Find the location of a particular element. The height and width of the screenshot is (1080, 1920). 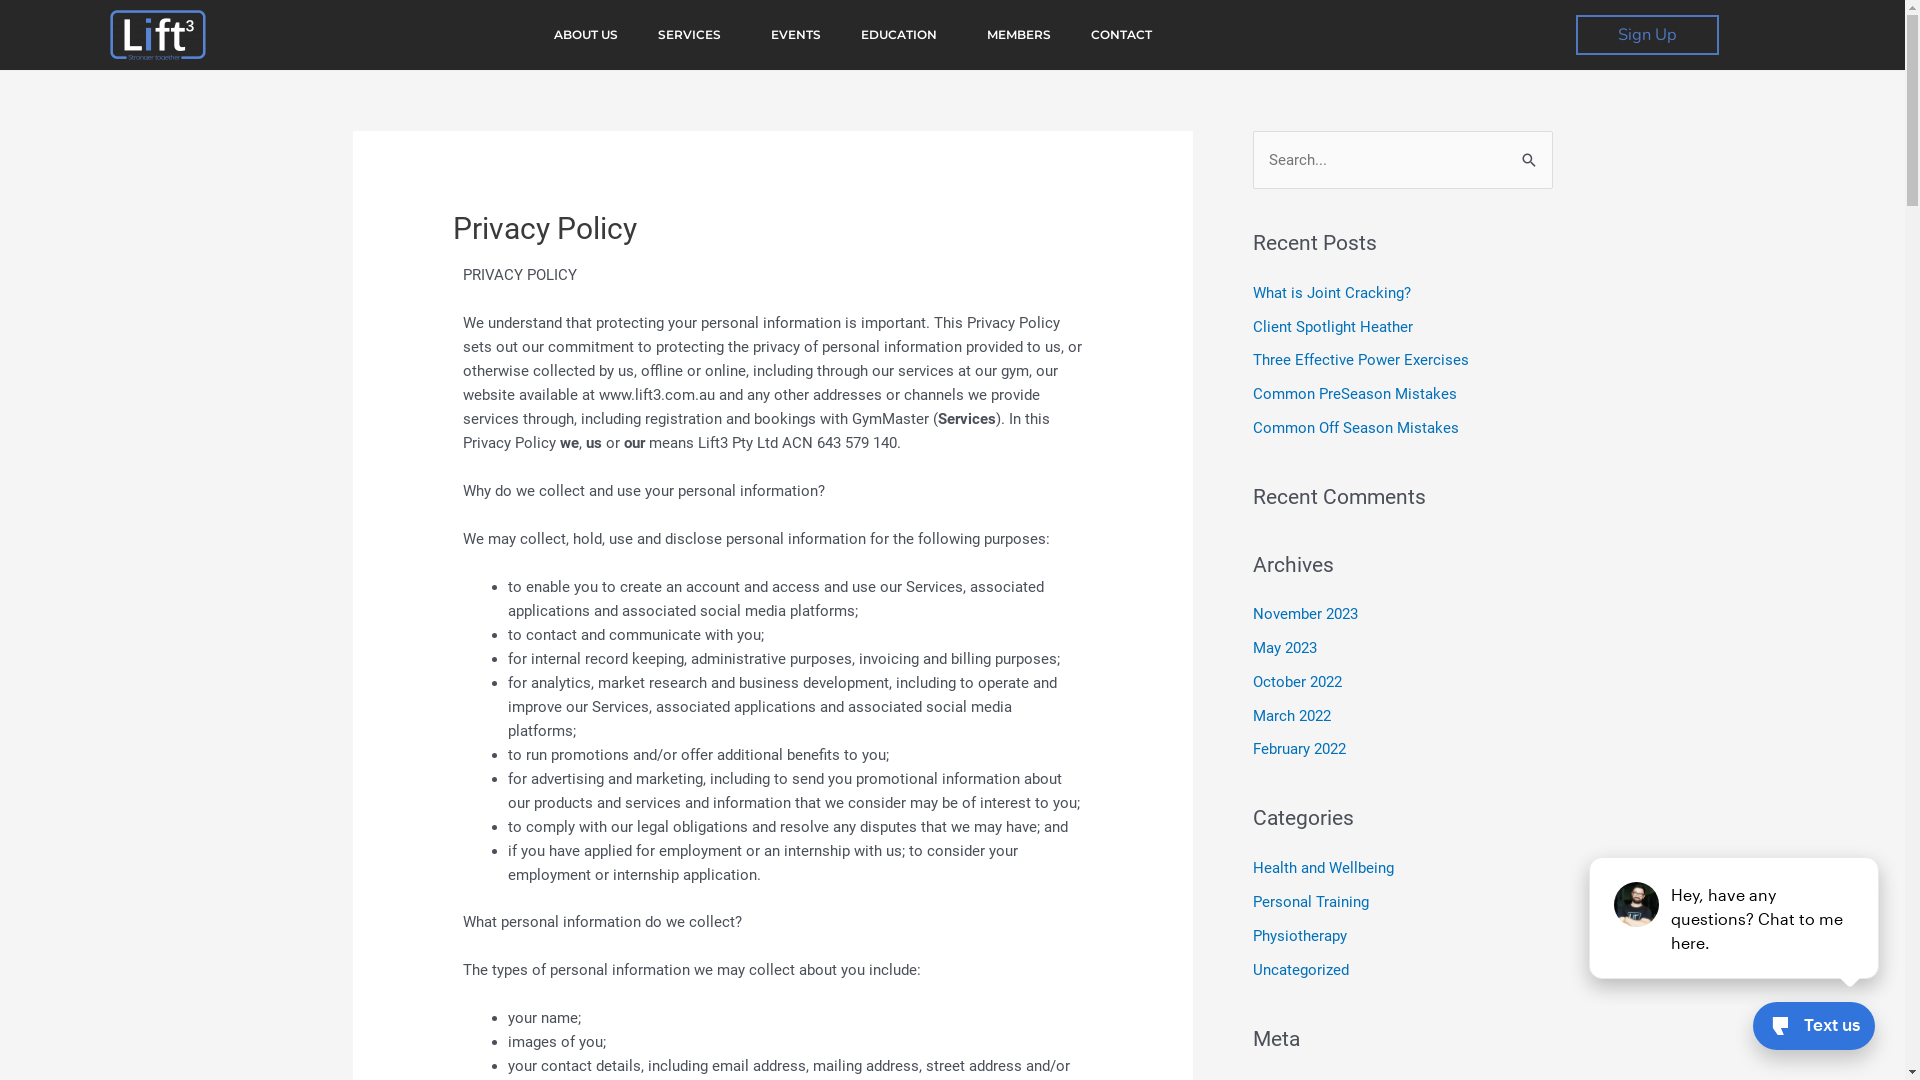

'Personal Training' is located at coordinates (1251, 902).